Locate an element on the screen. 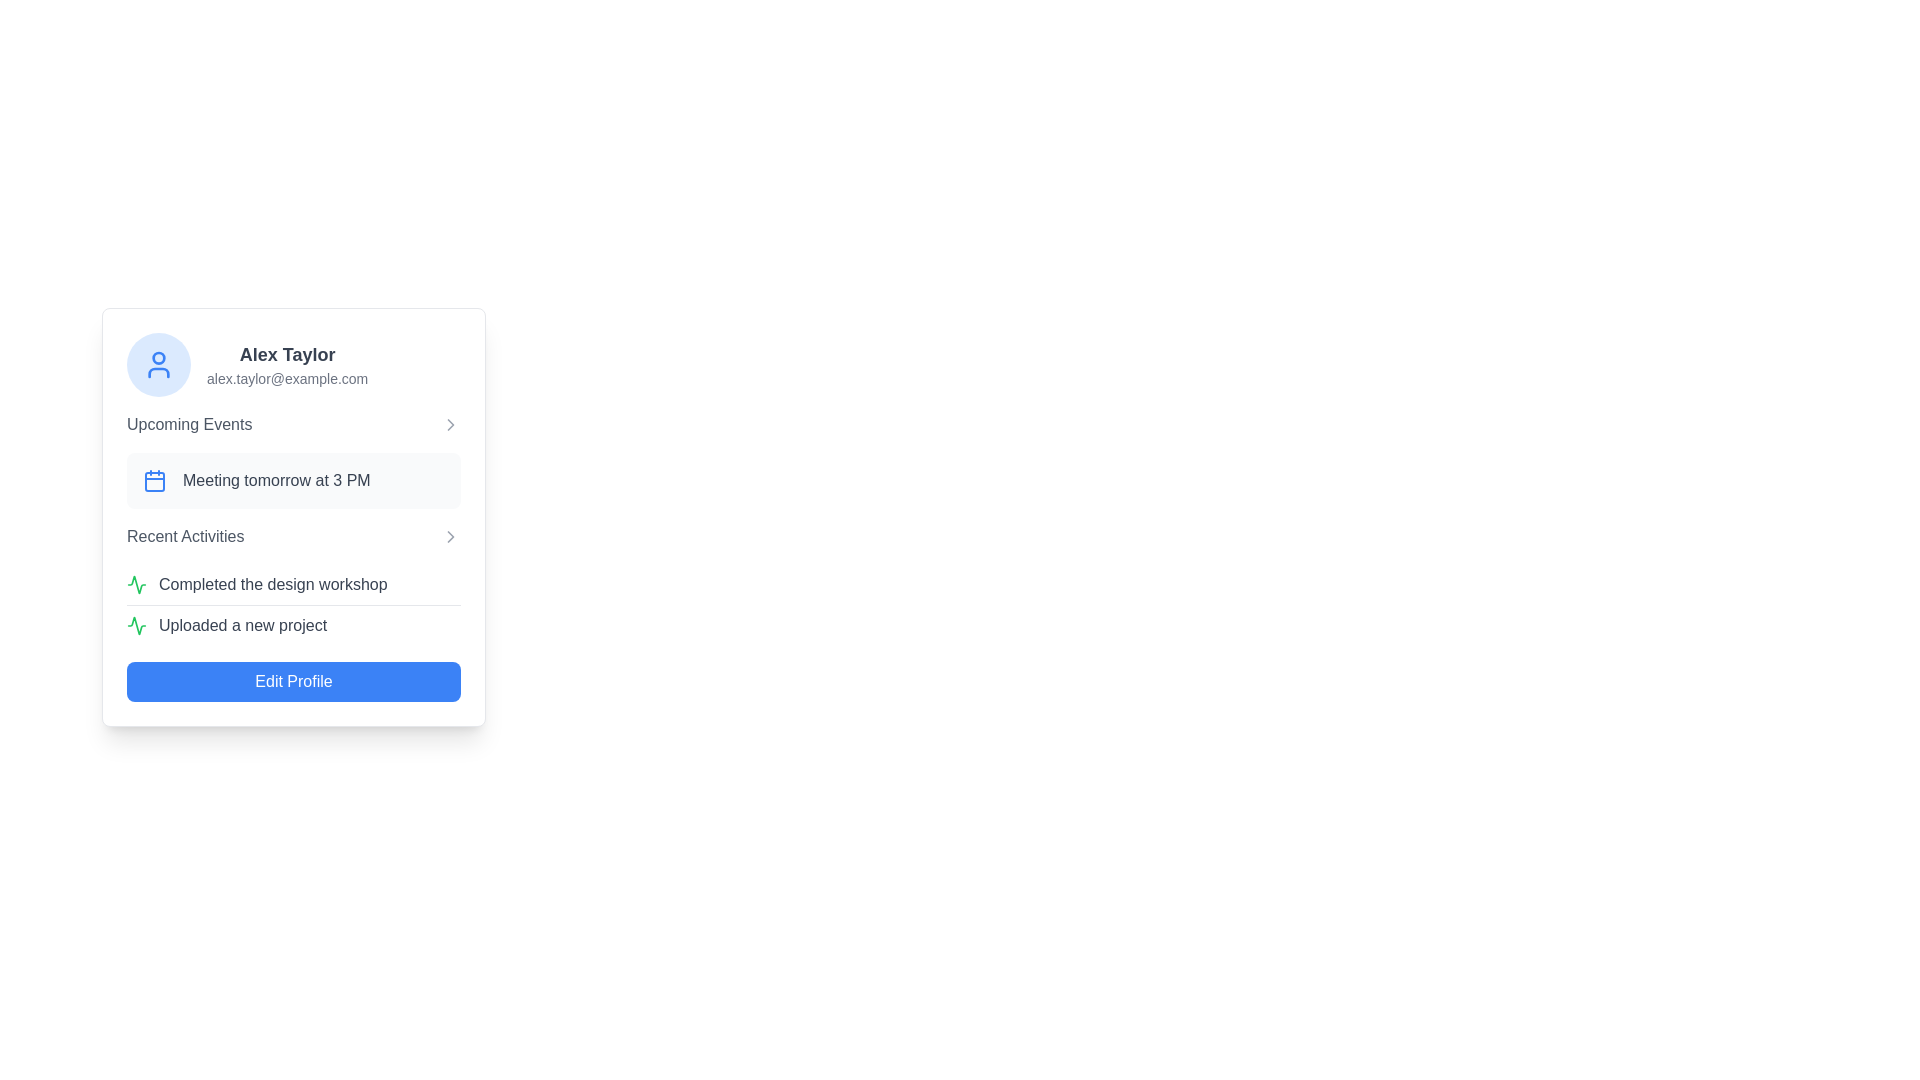  the static text displaying the email address associated with the user profile, located directly below the 'Alex Taylor' text in the profile card on the left side of the page is located at coordinates (286, 378).